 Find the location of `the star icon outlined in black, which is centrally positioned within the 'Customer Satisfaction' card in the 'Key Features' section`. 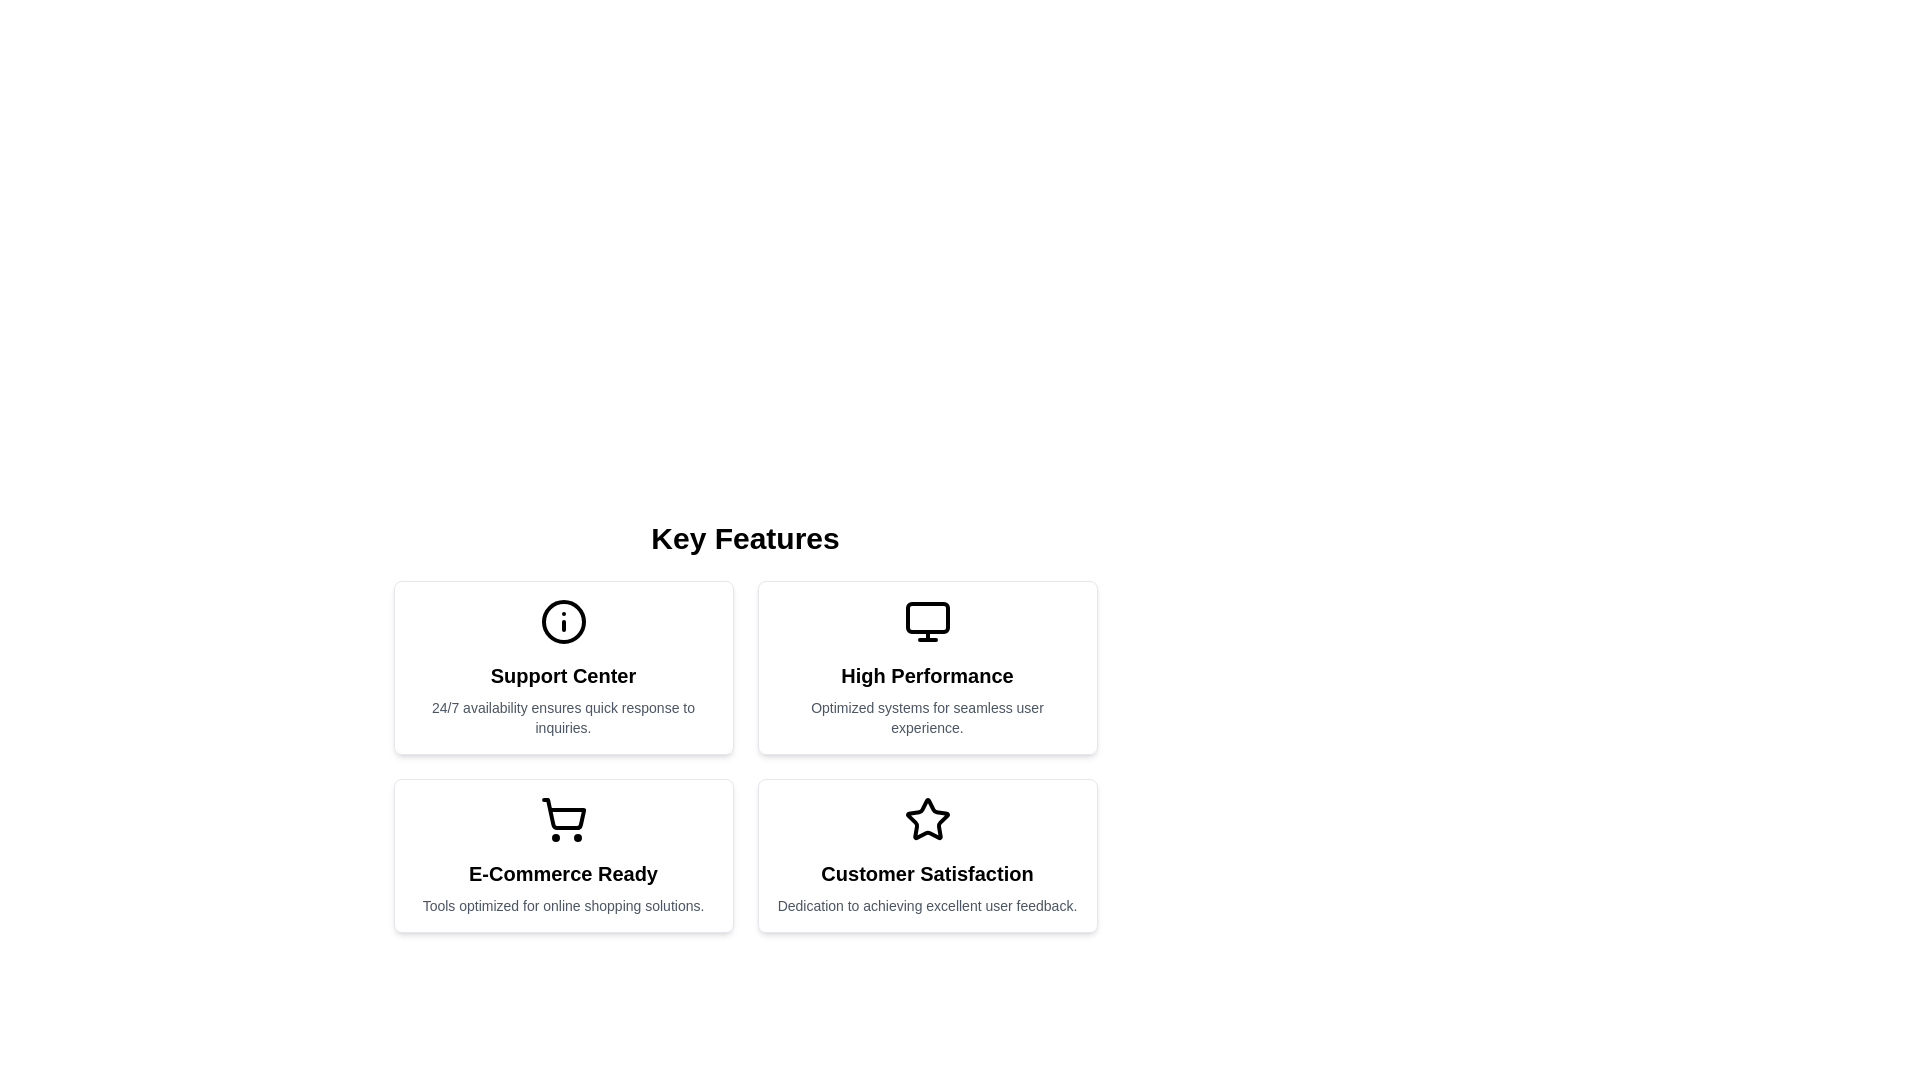

the star icon outlined in black, which is centrally positioned within the 'Customer Satisfaction' card in the 'Key Features' section is located at coordinates (926, 820).